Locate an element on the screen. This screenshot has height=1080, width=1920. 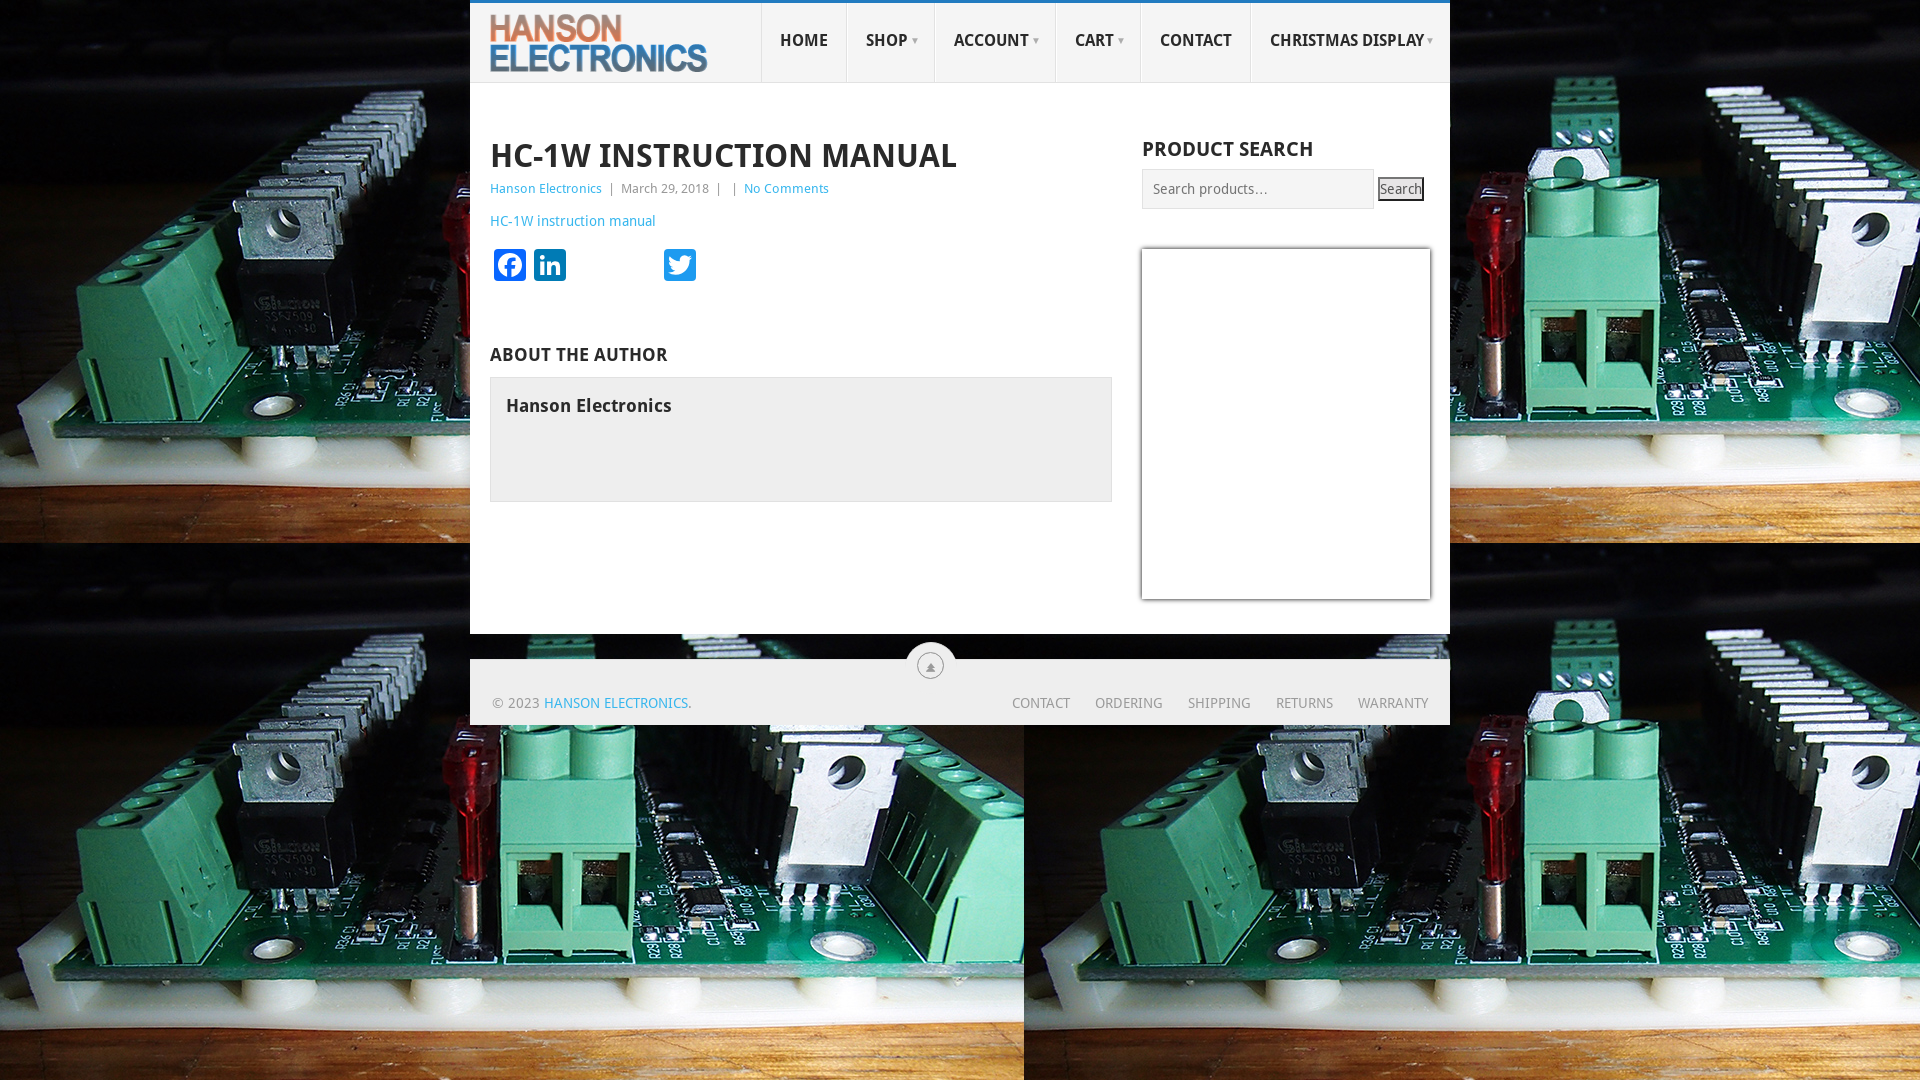
'SHIPPING' is located at coordinates (1162, 701).